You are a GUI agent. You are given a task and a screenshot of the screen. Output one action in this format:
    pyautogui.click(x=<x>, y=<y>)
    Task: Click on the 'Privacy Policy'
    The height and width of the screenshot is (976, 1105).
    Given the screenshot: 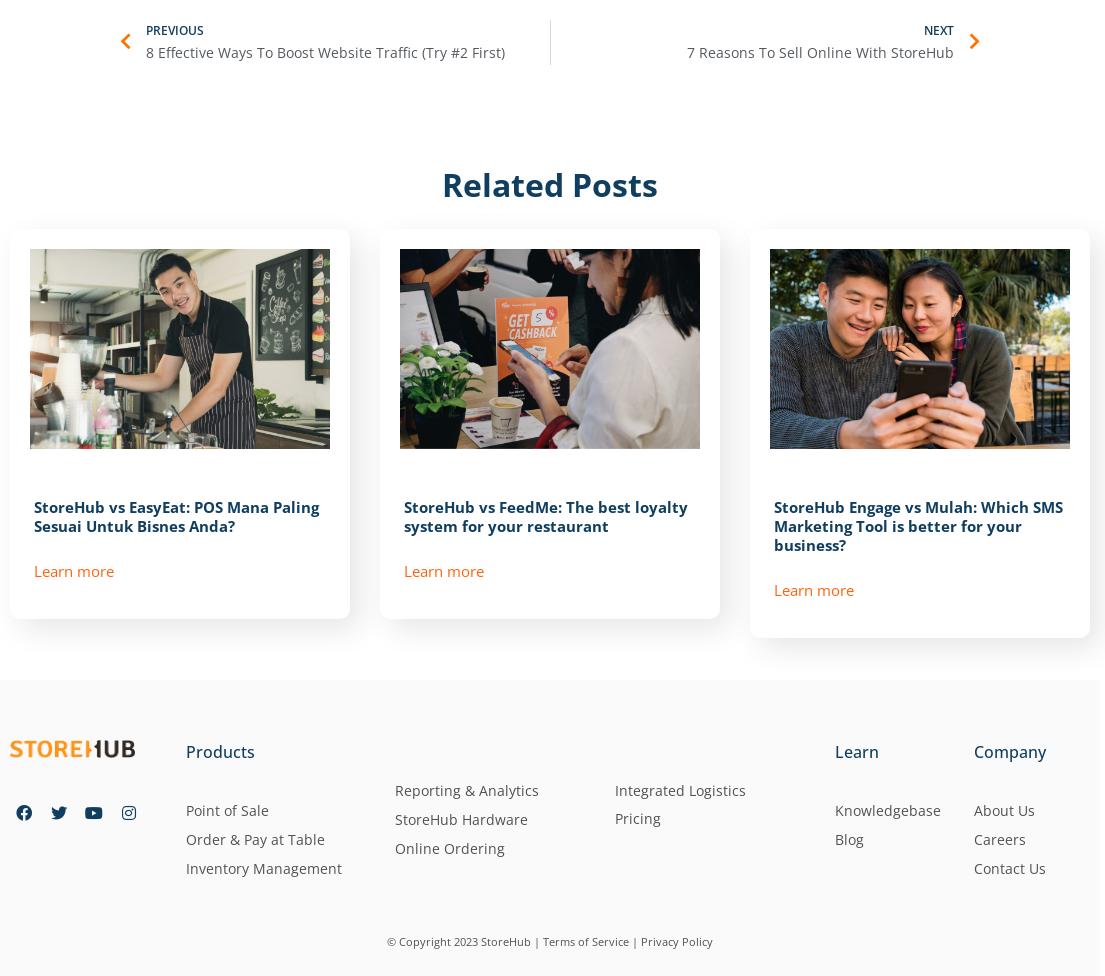 What is the action you would take?
    pyautogui.click(x=677, y=939)
    